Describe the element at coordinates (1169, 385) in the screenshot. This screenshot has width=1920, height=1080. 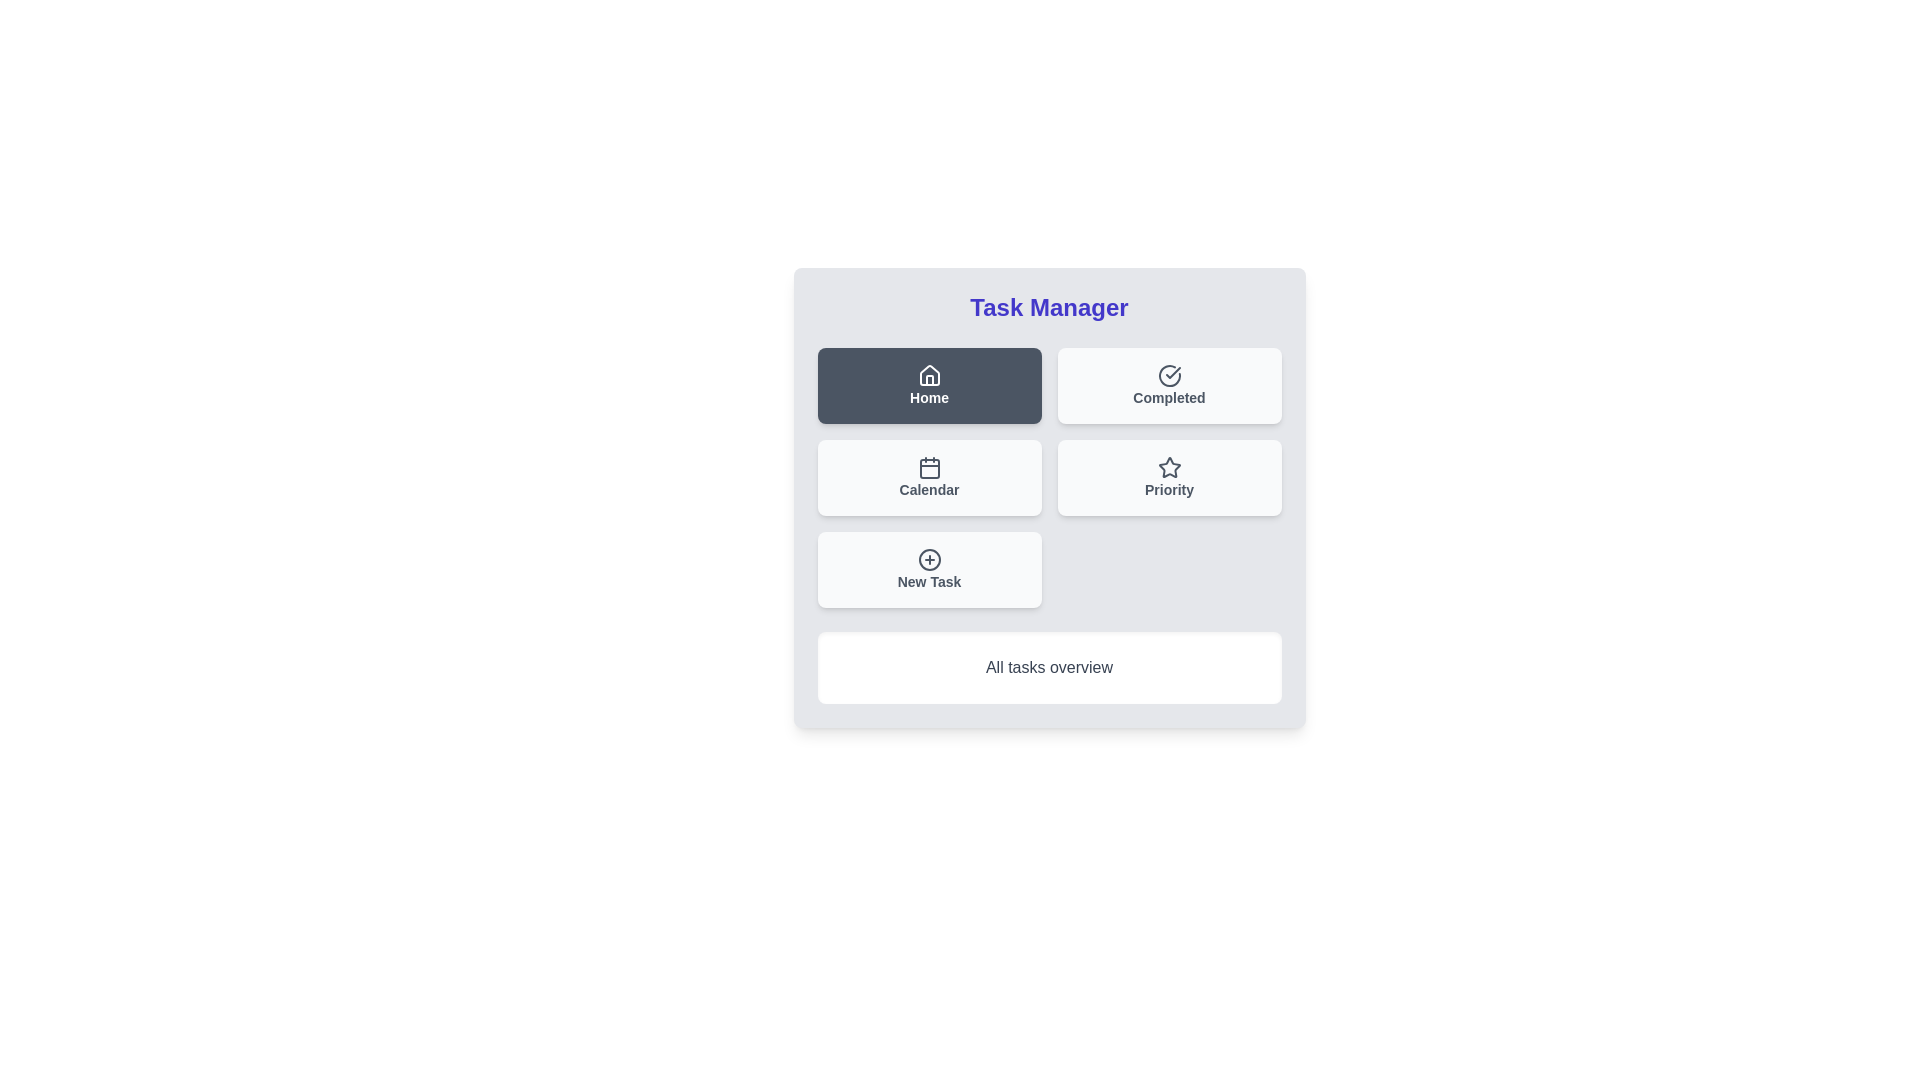
I see `the 'Completed' button with a light gray background and darker gray text, located in the first row, second column of the navigation grid` at that location.